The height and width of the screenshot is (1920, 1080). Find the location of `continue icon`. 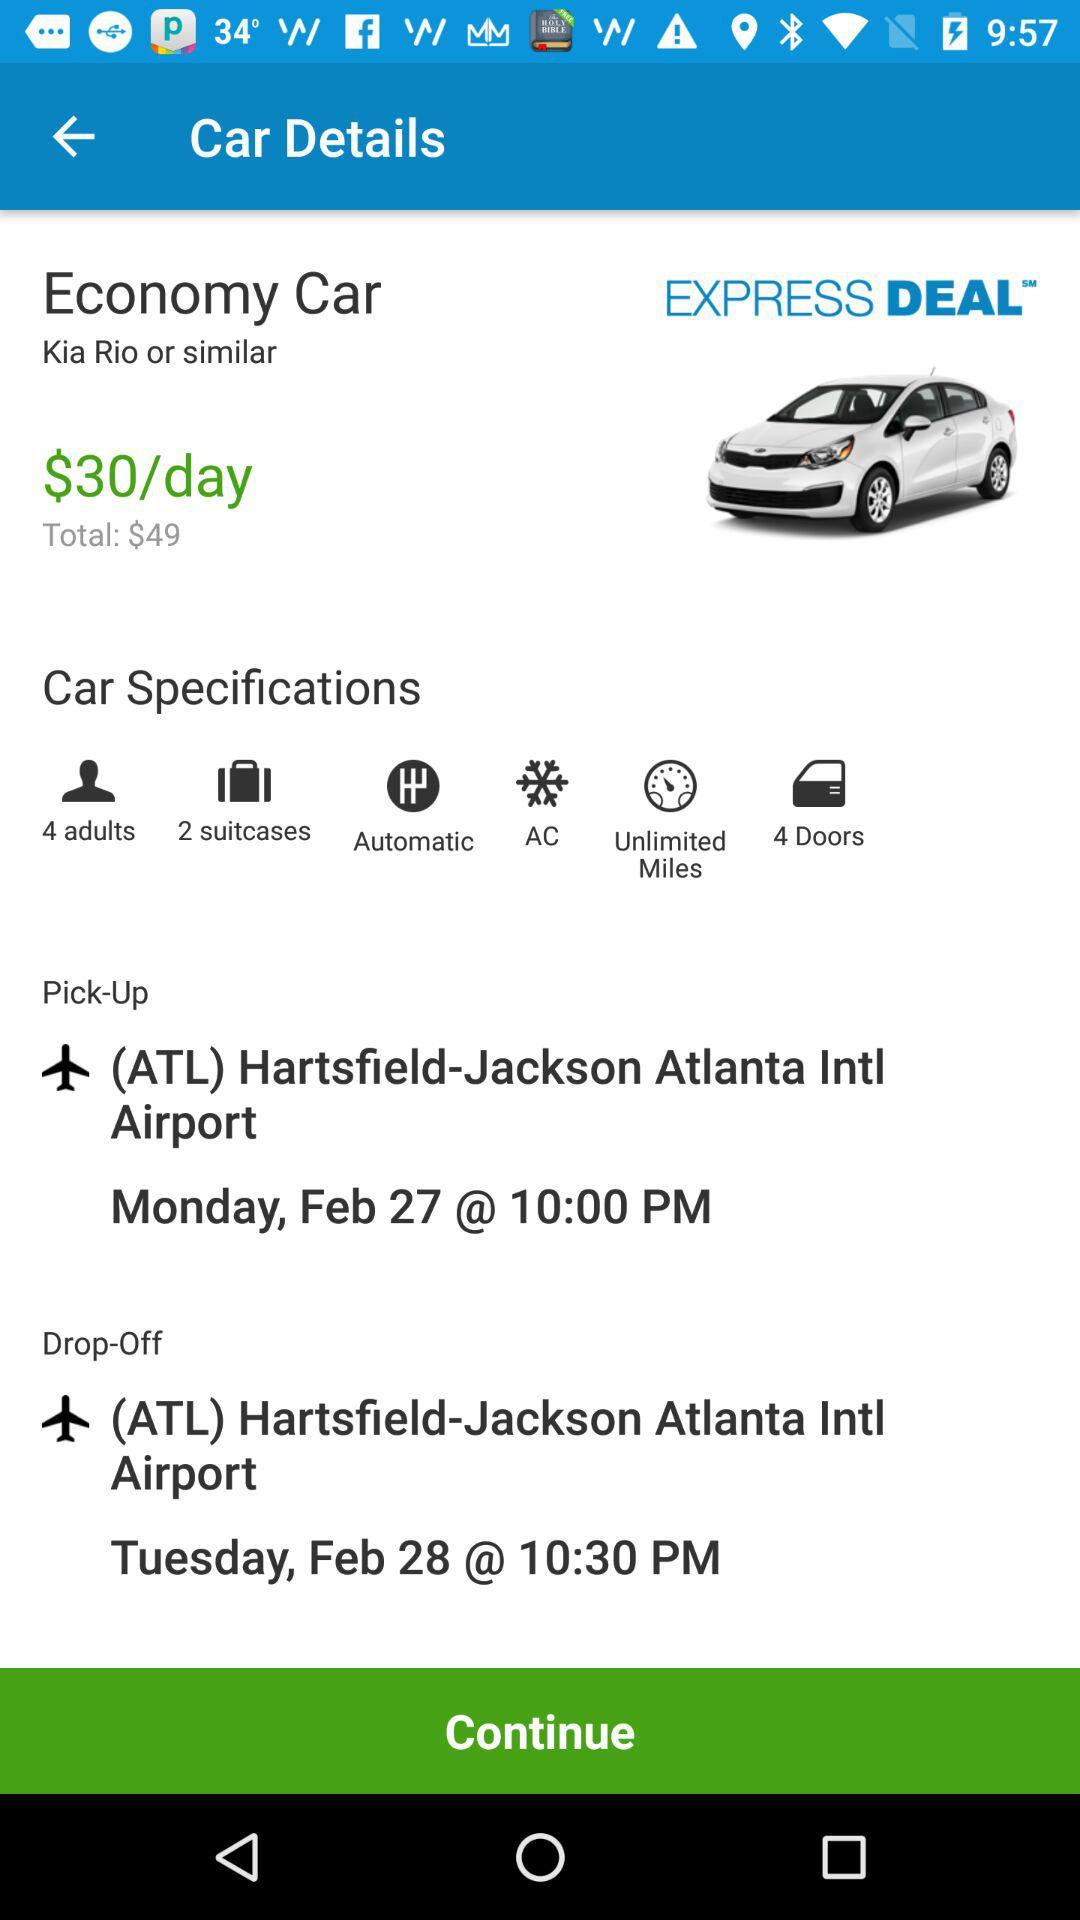

continue icon is located at coordinates (540, 1730).